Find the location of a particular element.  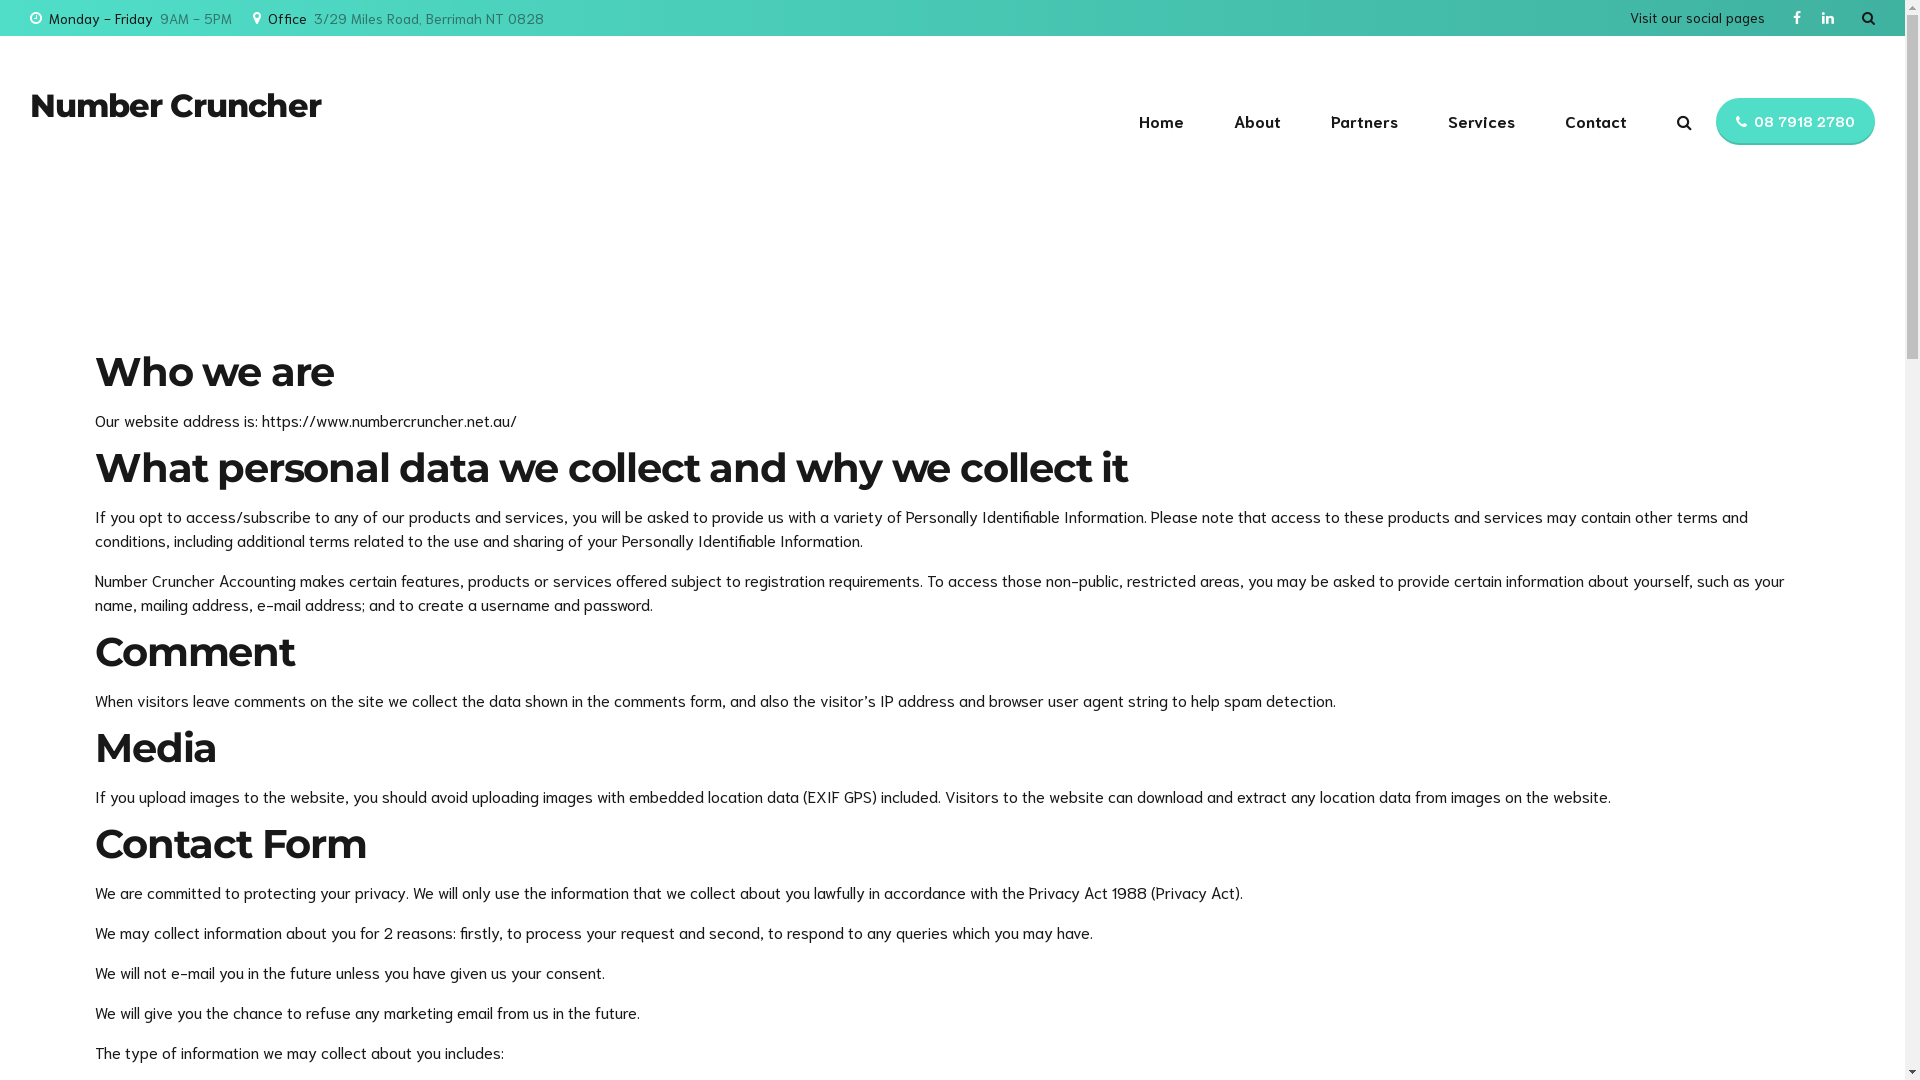

'Contact' is located at coordinates (1563, 120).